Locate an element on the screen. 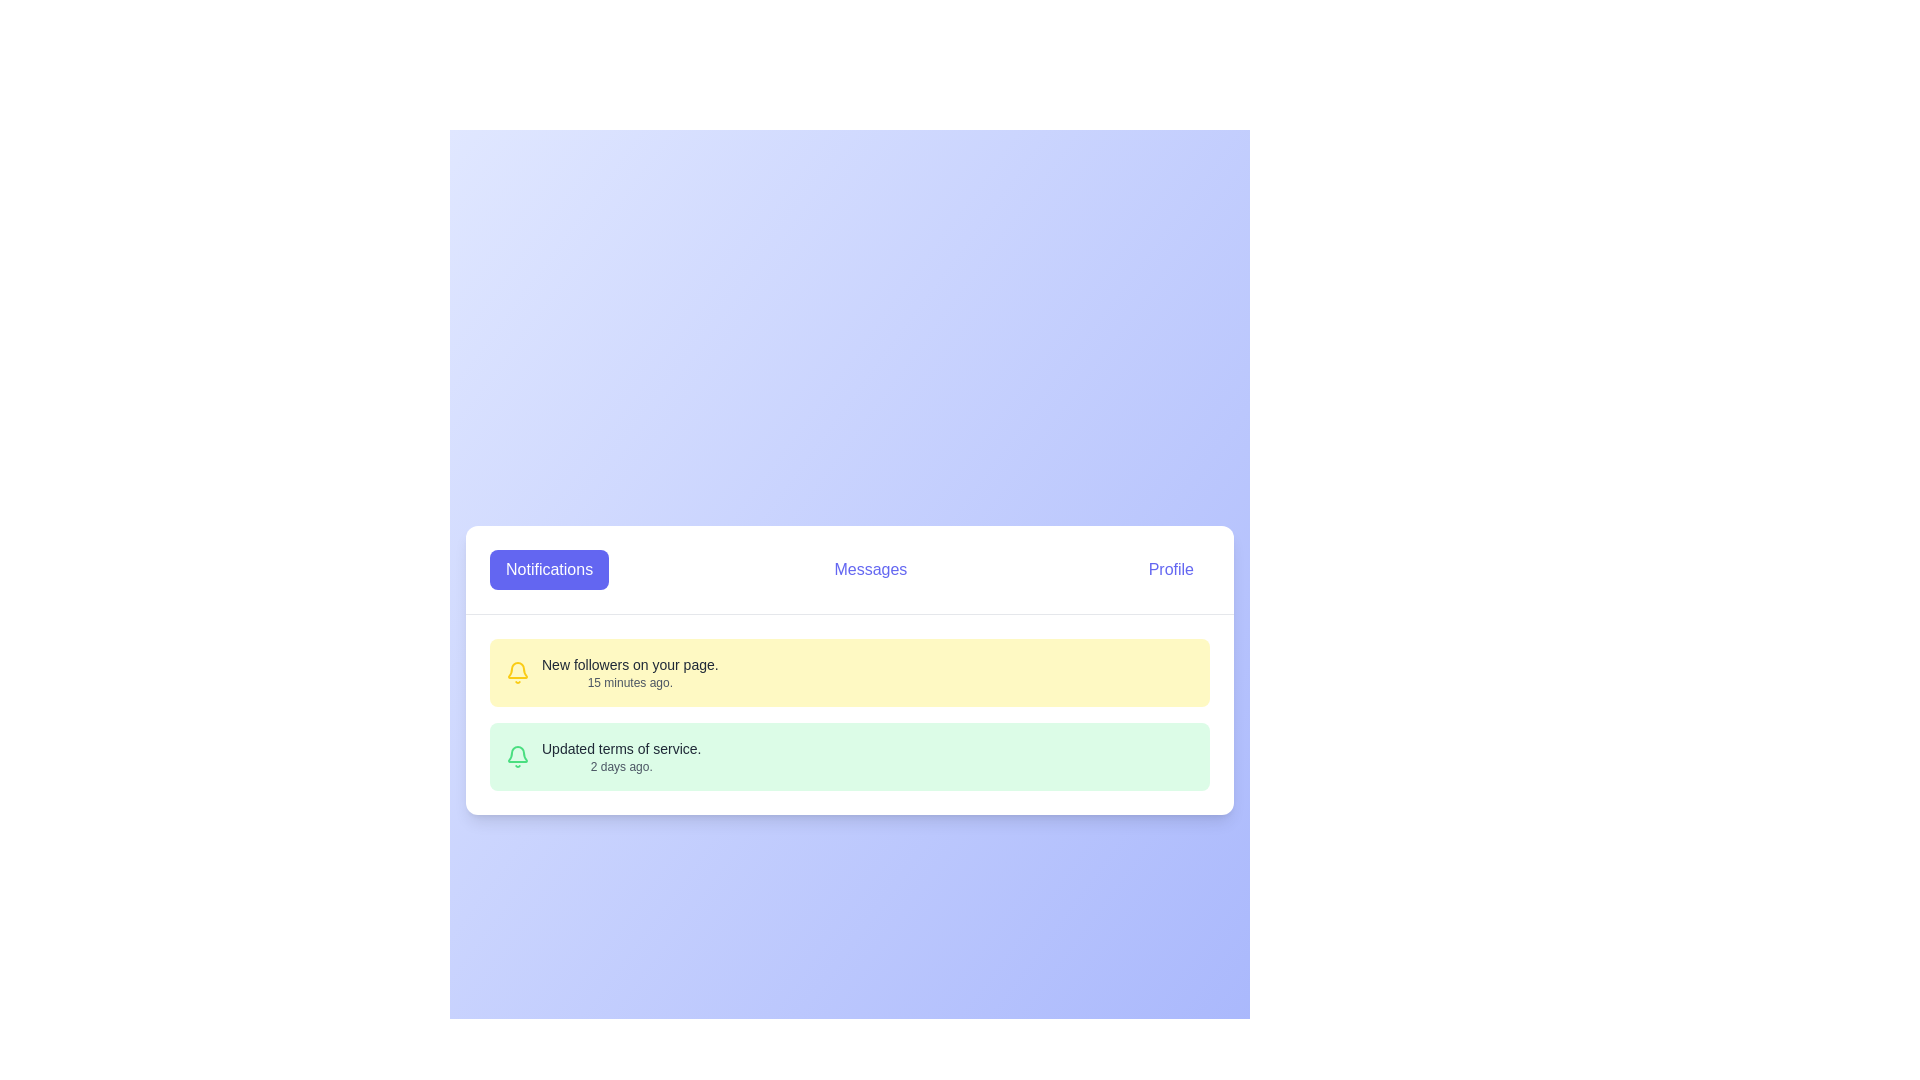 This screenshot has width=1920, height=1080. the yellow bell-shaped icon indicating new notifications, located on the left side of the top notification card in the notification panel, just before the text 'New followers on your page.' is located at coordinates (518, 671).